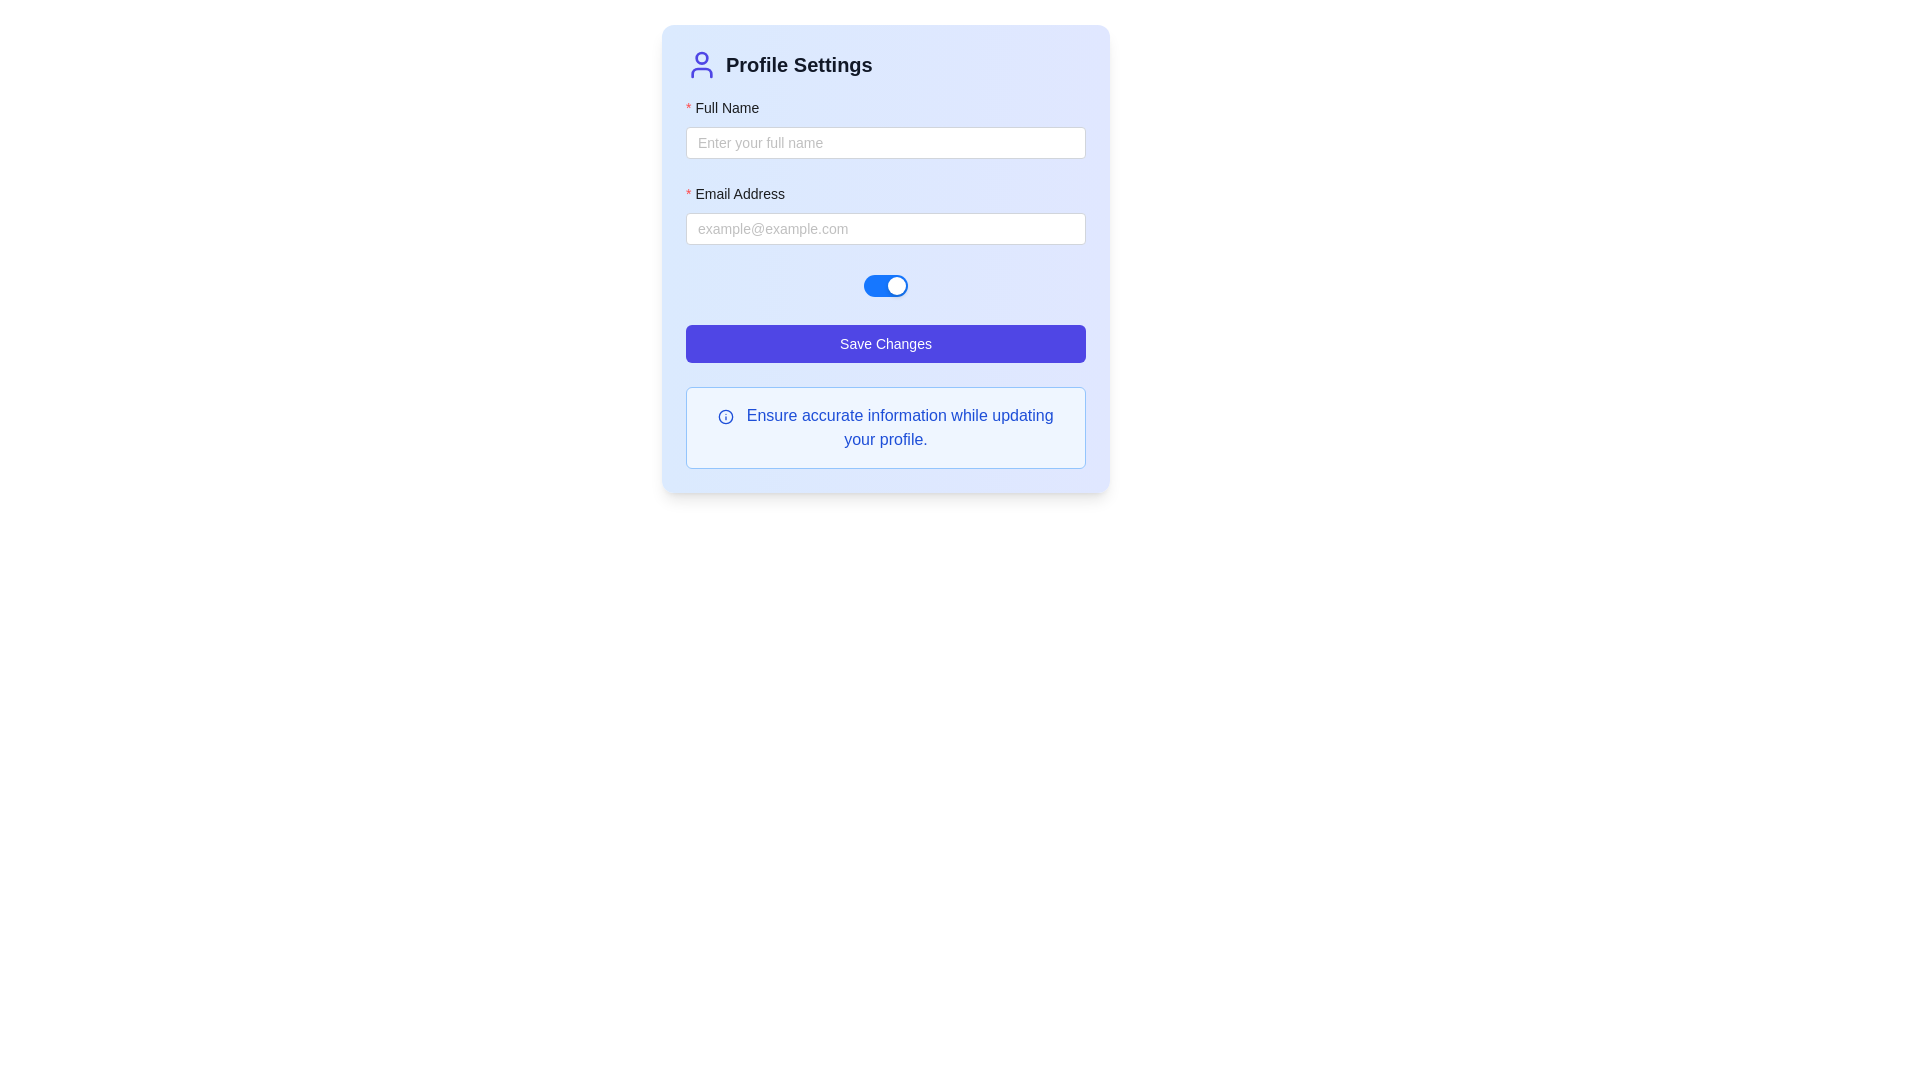  What do you see at coordinates (885, 285) in the screenshot?
I see `the toggle switch with a blue background and white circular handle located in the 'Profile Settings' card section, indicating the 'on' state` at bounding box center [885, 285].